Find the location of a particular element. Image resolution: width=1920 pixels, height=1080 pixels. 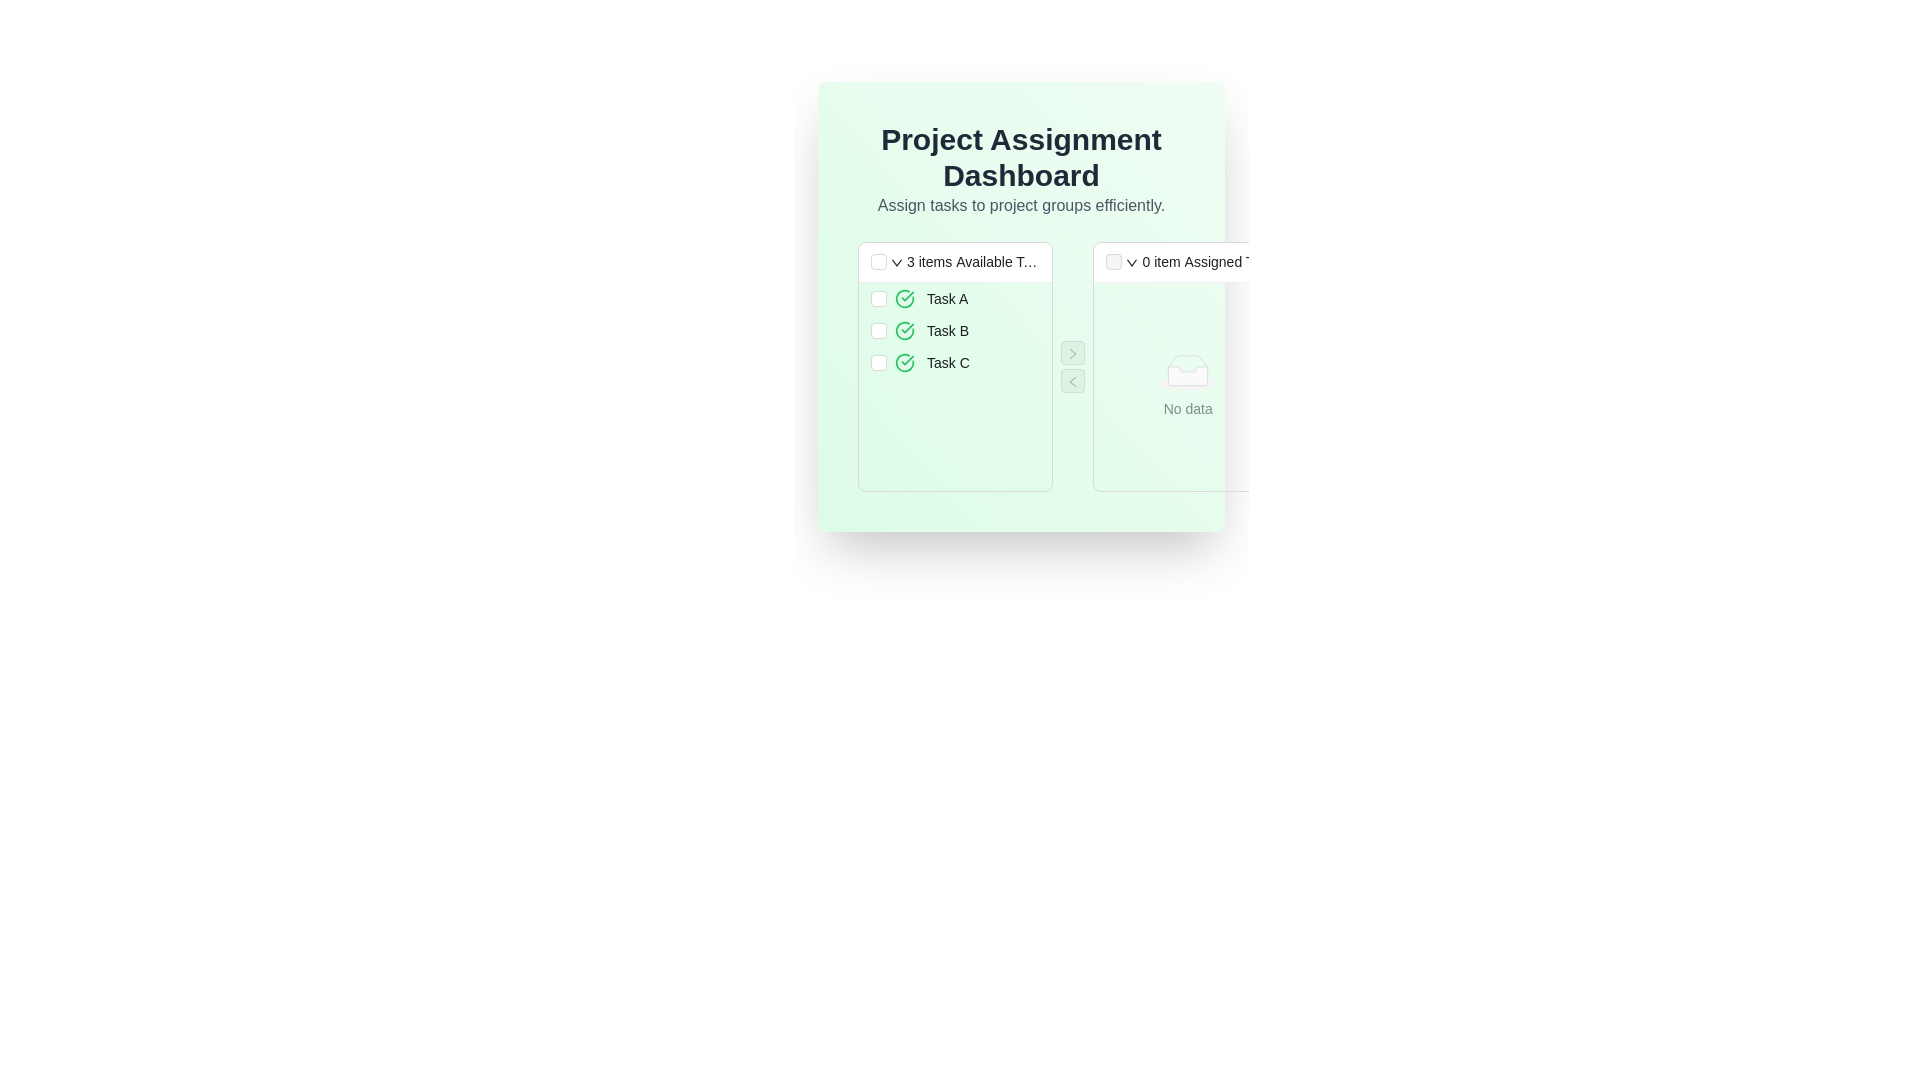

the checkbox element located at the top left of the header labeled '3 items Available Tasks' is located at coordinates (878, 261).